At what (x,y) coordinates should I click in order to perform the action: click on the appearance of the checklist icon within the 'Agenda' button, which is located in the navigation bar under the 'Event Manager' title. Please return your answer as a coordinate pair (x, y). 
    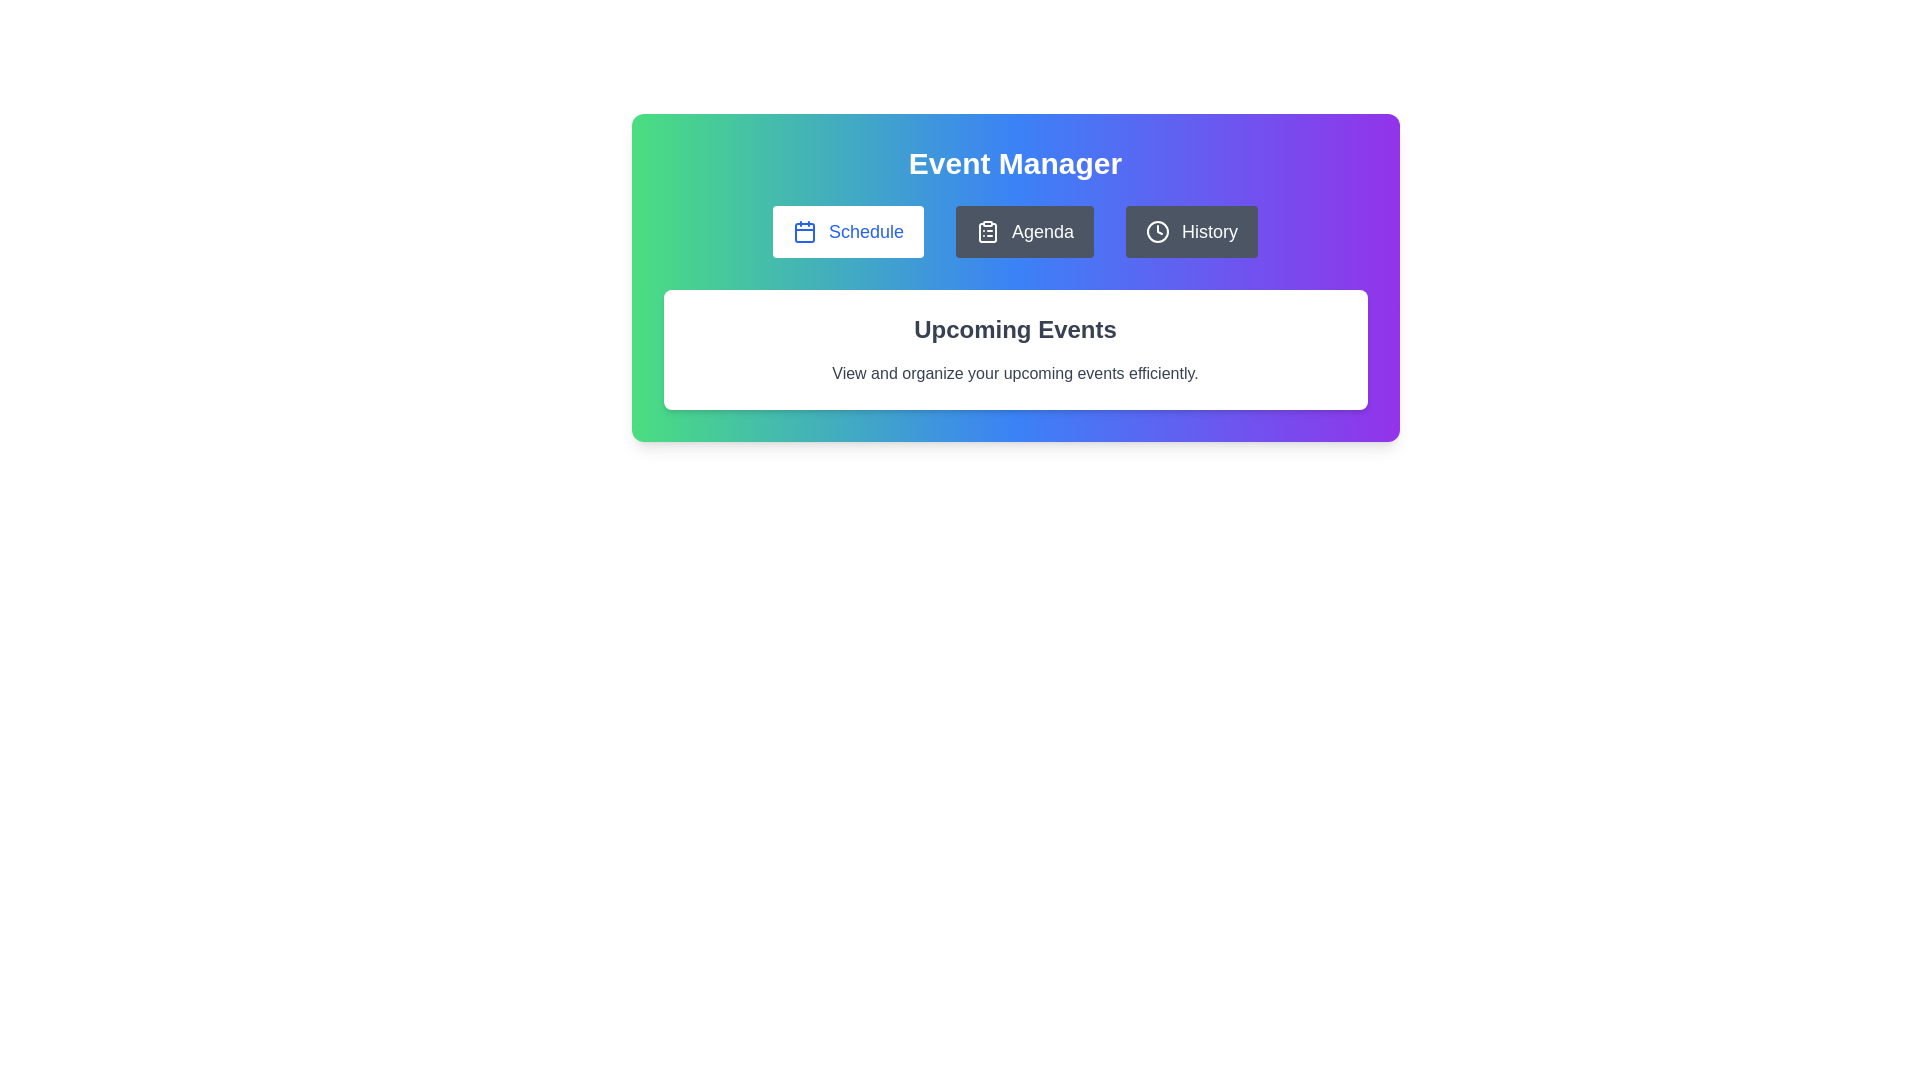
    Looking at the image, I should click on (988, 230).